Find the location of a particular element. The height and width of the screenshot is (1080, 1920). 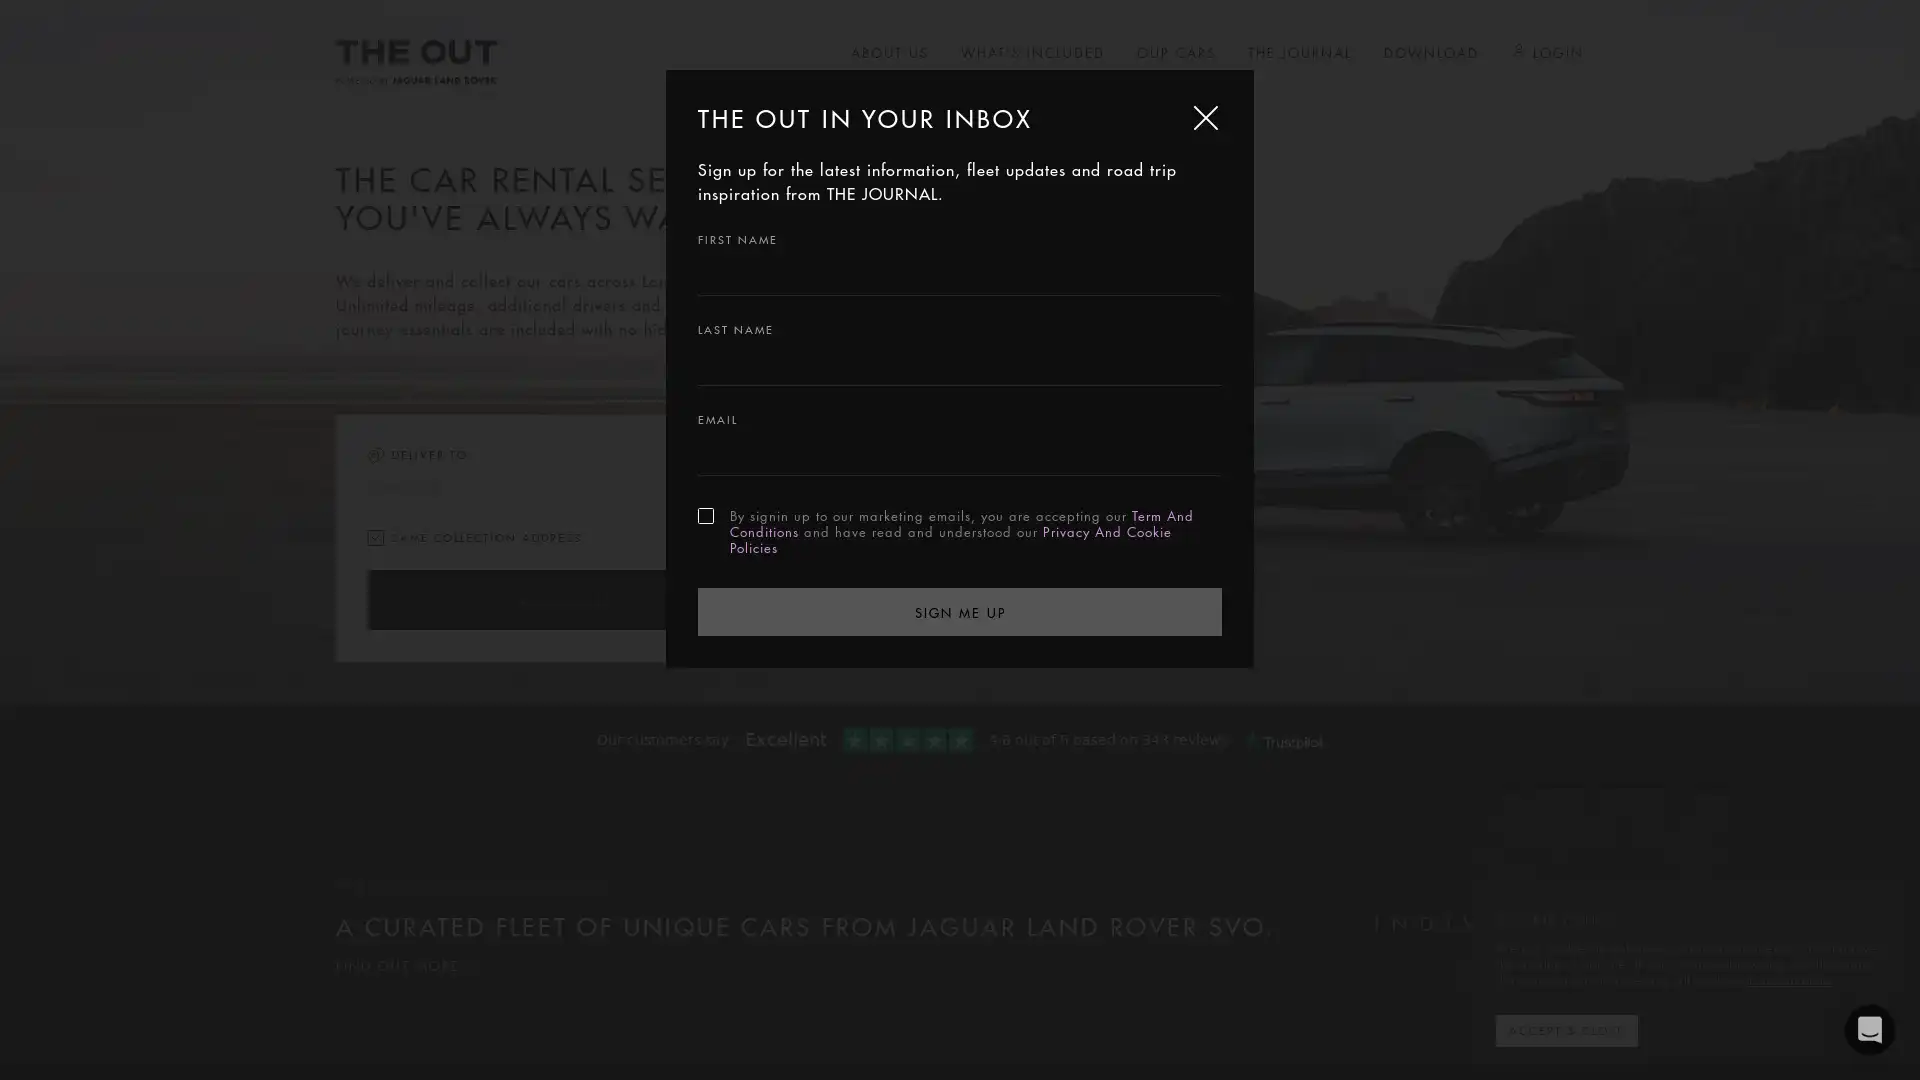

CHOOSE CAR is located at coordinates (560, 599).